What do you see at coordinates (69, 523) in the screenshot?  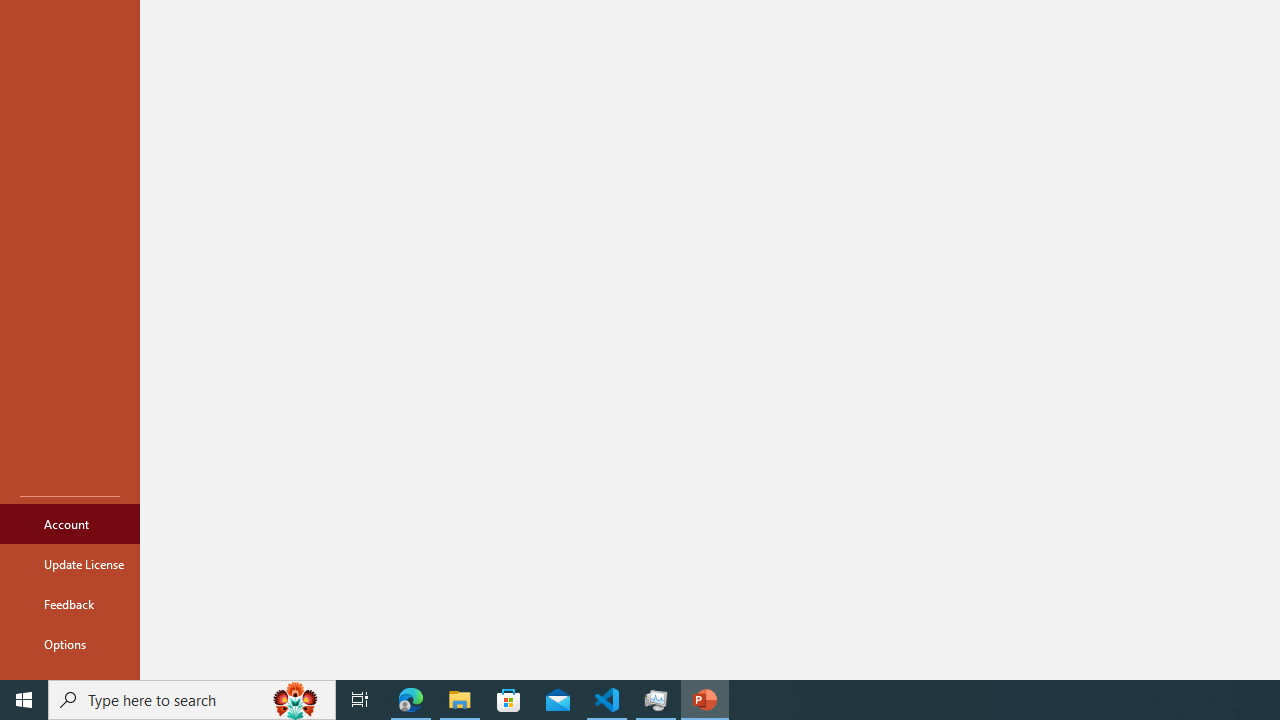 I see `'Account'` at bounding box center [69, 523].